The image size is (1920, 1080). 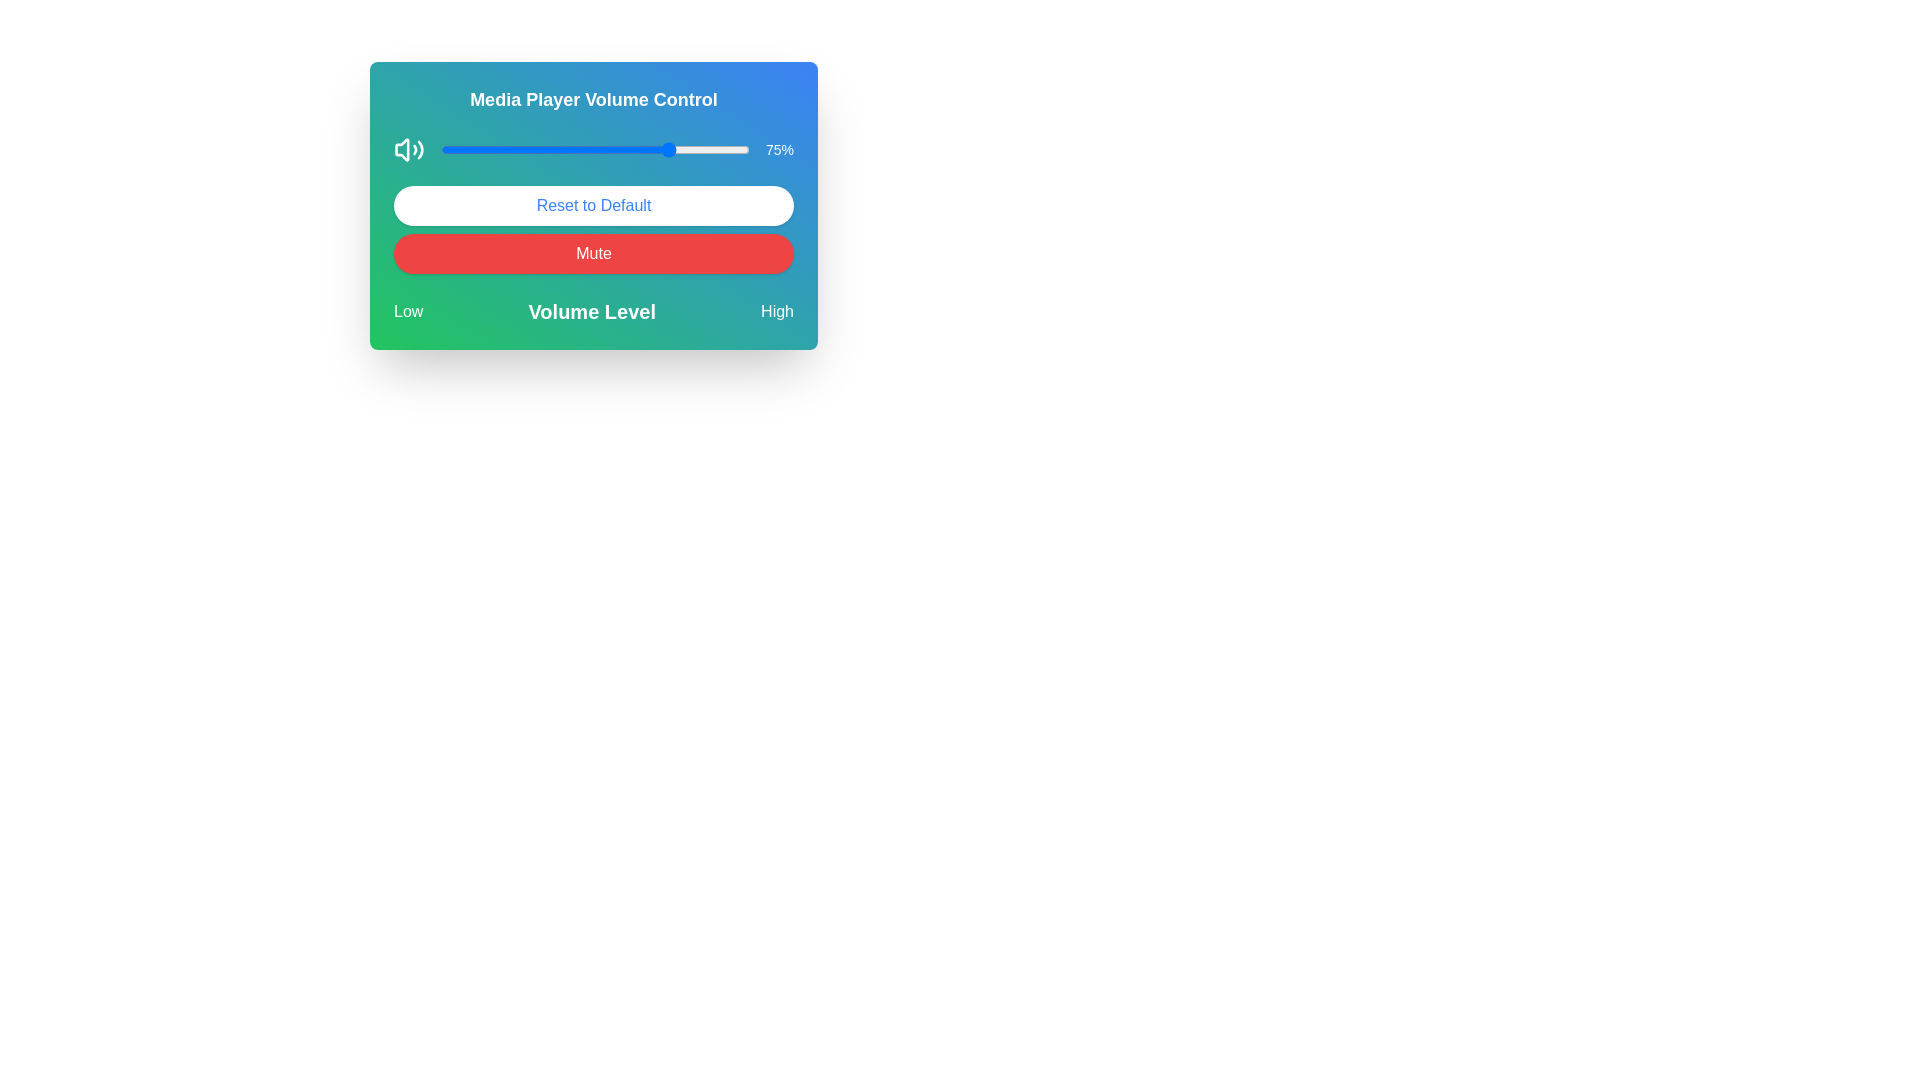 I want to click on the volume, so click(x=473, y=149).